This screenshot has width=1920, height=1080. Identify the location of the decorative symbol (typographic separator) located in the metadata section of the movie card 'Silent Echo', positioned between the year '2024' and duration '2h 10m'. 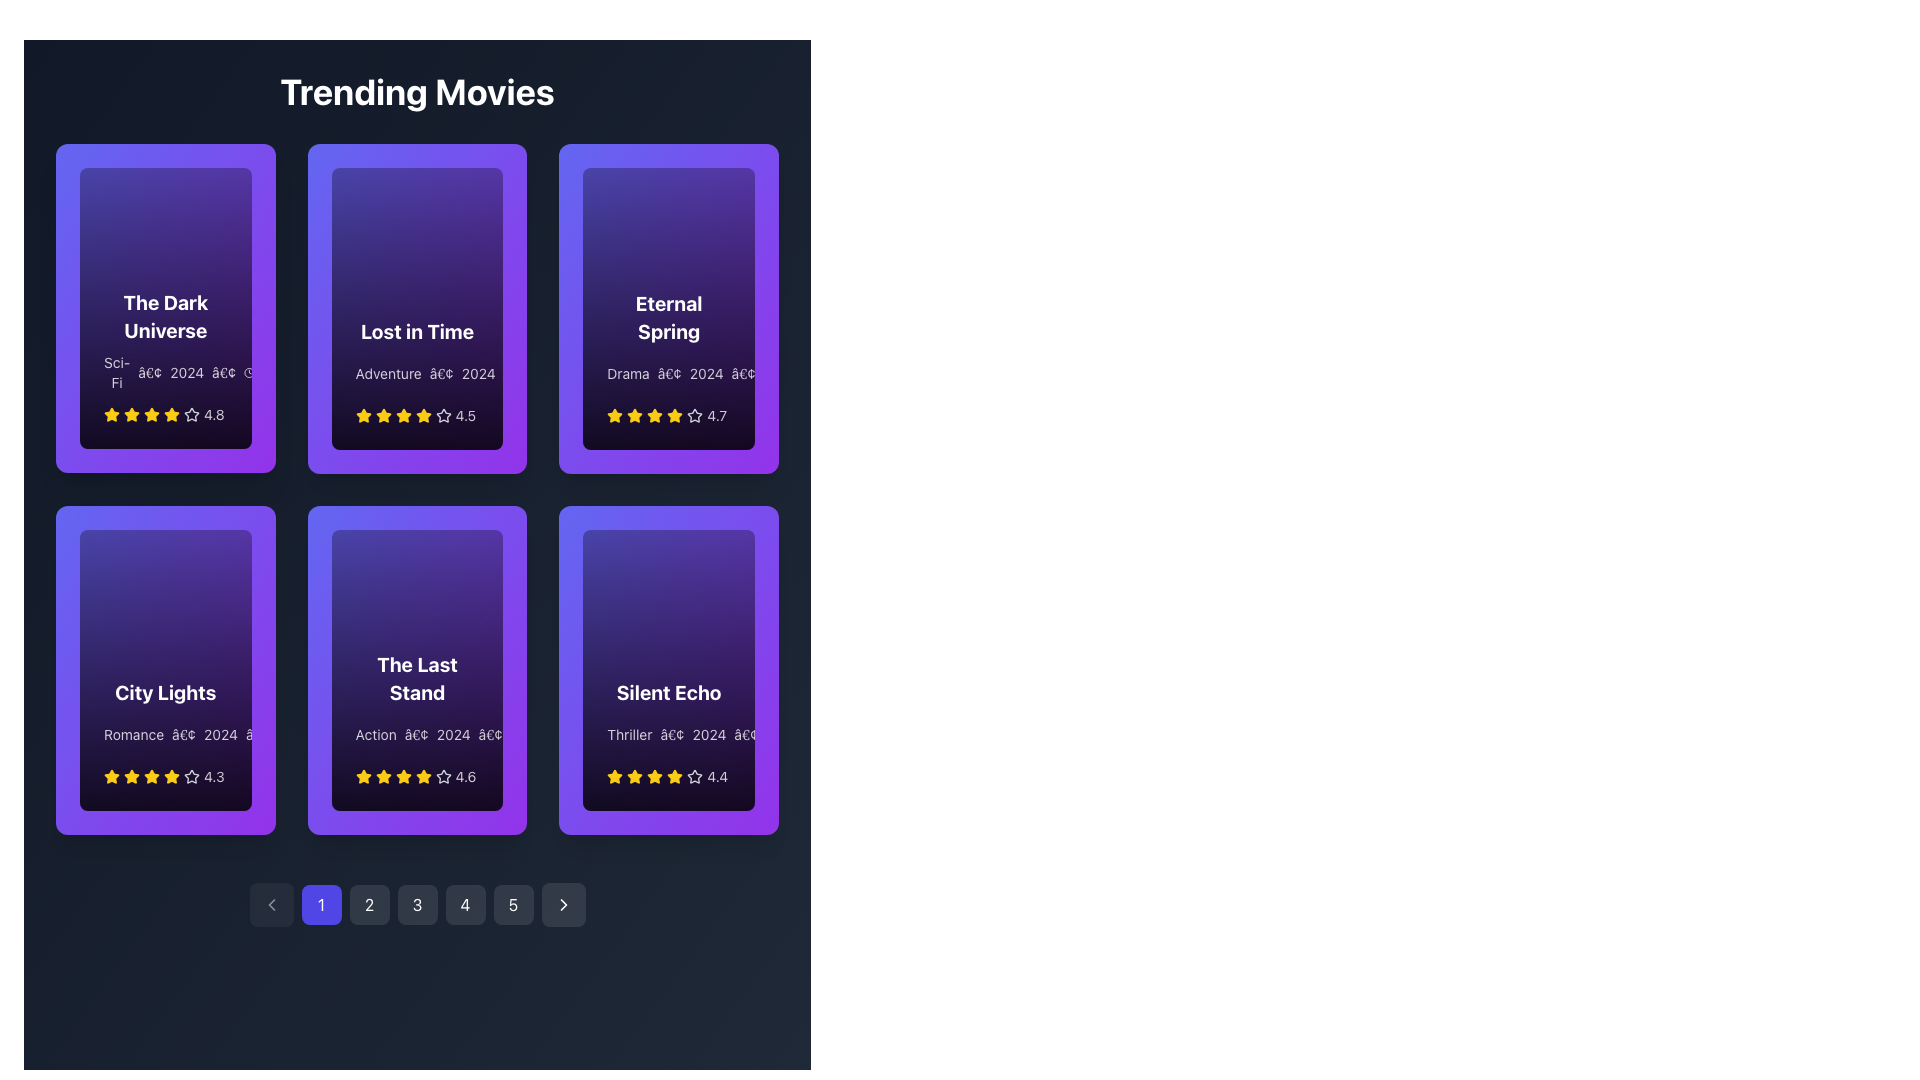
(745, 735).